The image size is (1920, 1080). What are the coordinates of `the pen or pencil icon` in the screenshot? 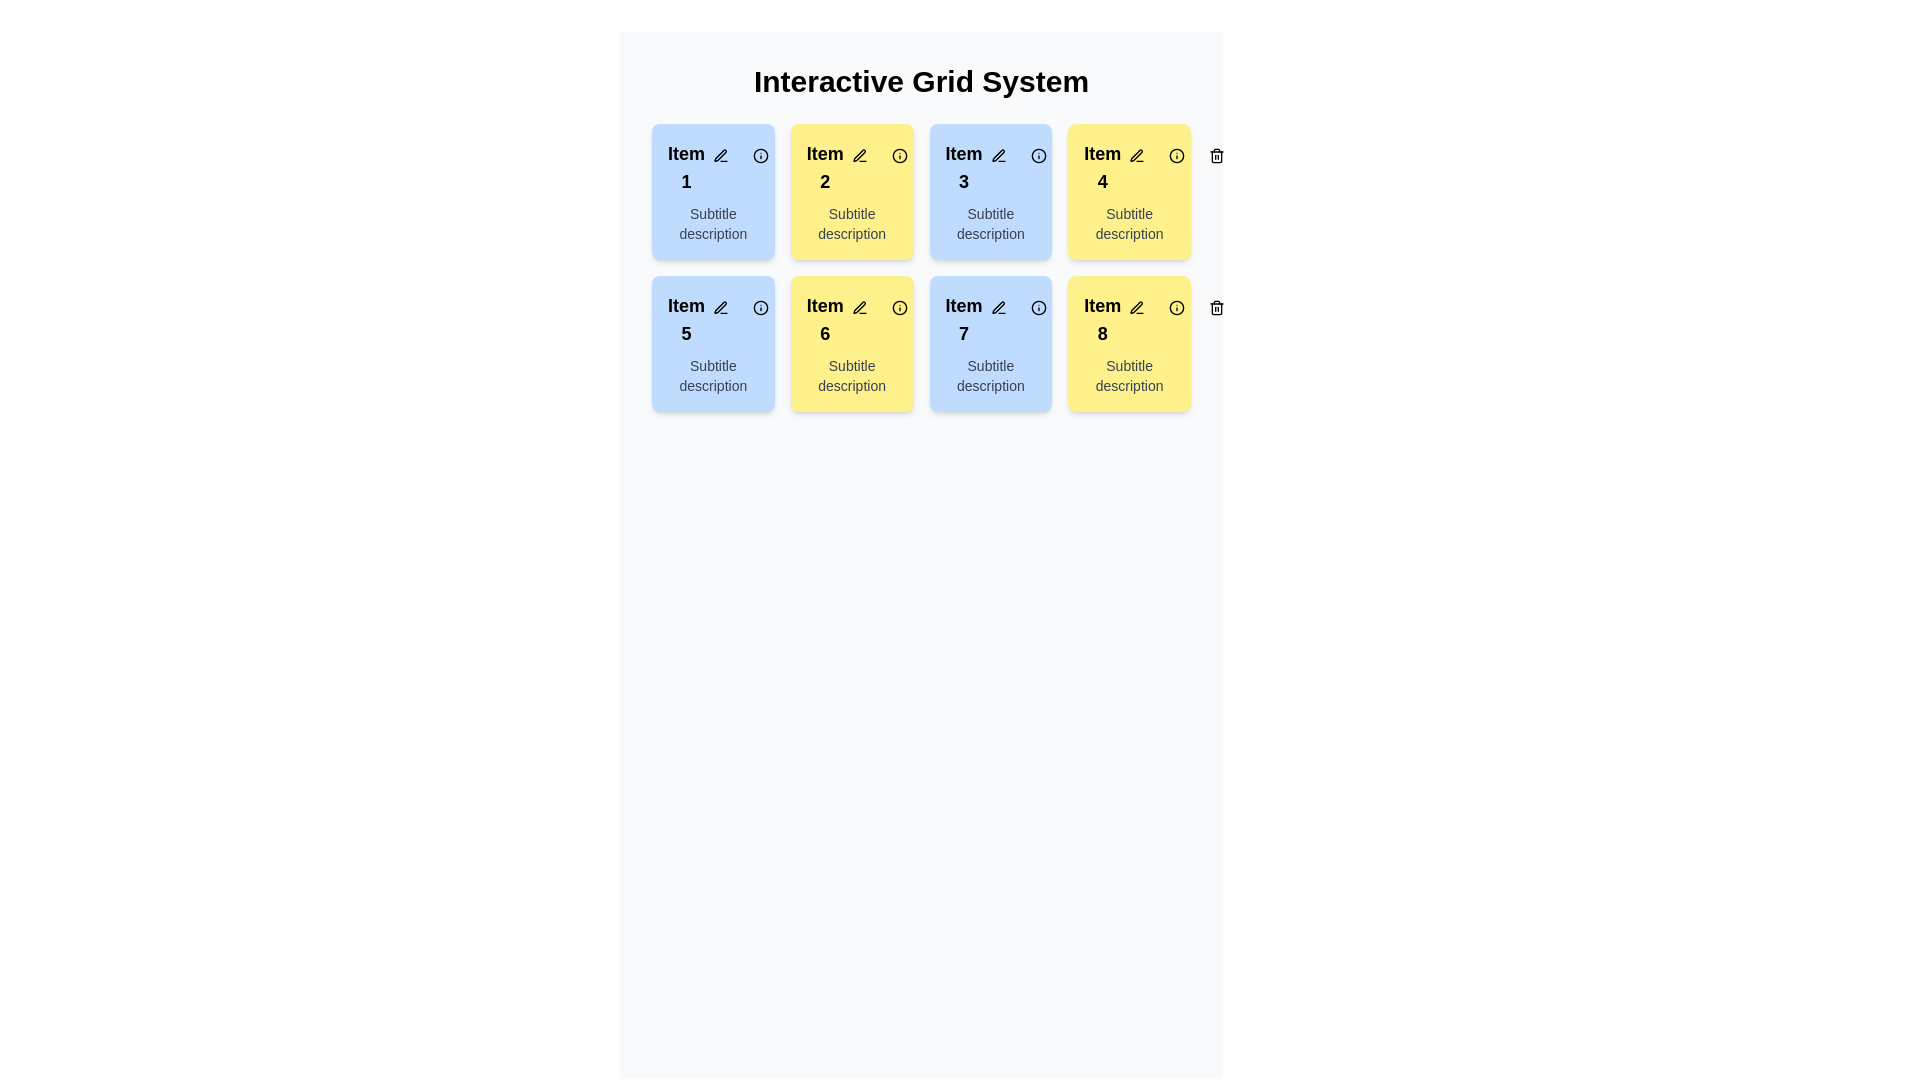 It's located at (720, 307).